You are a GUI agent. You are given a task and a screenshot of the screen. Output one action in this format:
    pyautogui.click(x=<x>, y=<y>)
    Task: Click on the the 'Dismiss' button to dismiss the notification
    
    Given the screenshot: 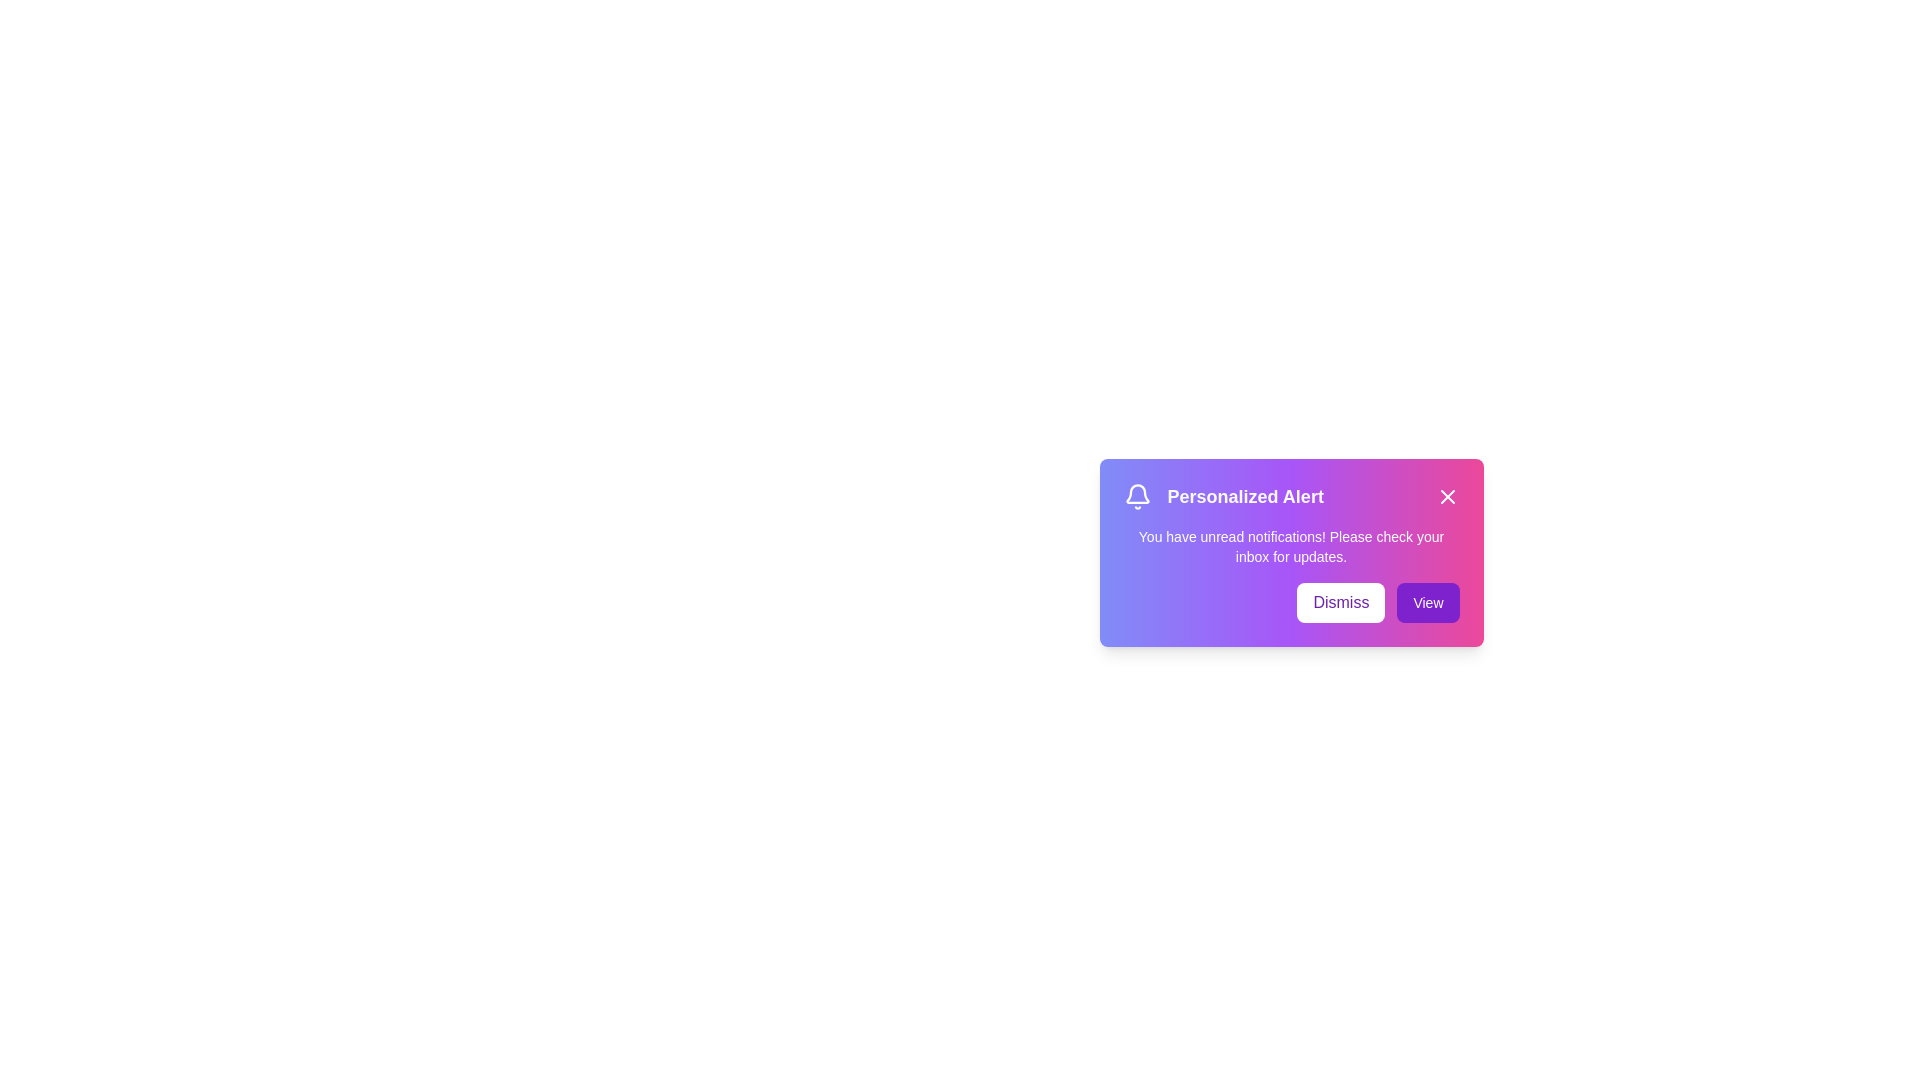 What is the action you would take?
    pyautogui.click(x=1341, y=601)
    